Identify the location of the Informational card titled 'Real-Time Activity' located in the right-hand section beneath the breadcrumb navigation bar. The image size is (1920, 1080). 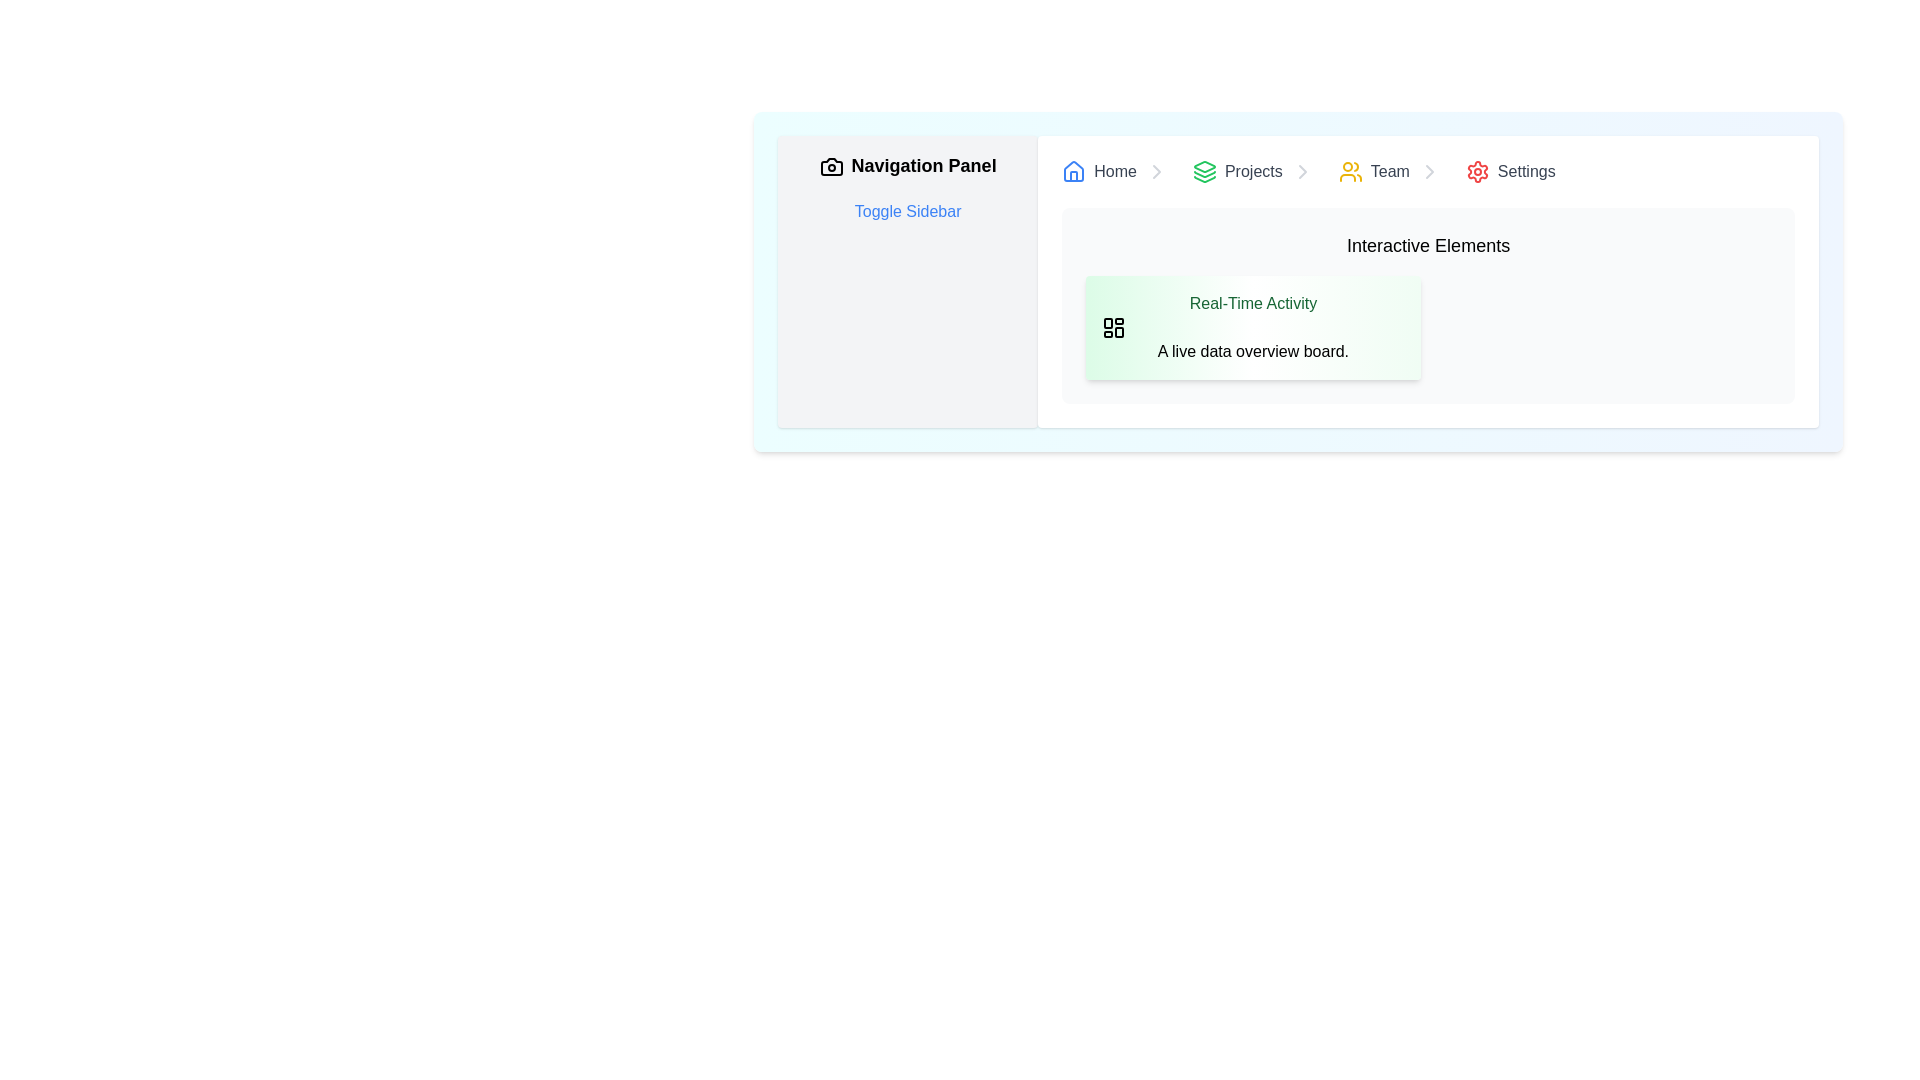
(1427, 305).